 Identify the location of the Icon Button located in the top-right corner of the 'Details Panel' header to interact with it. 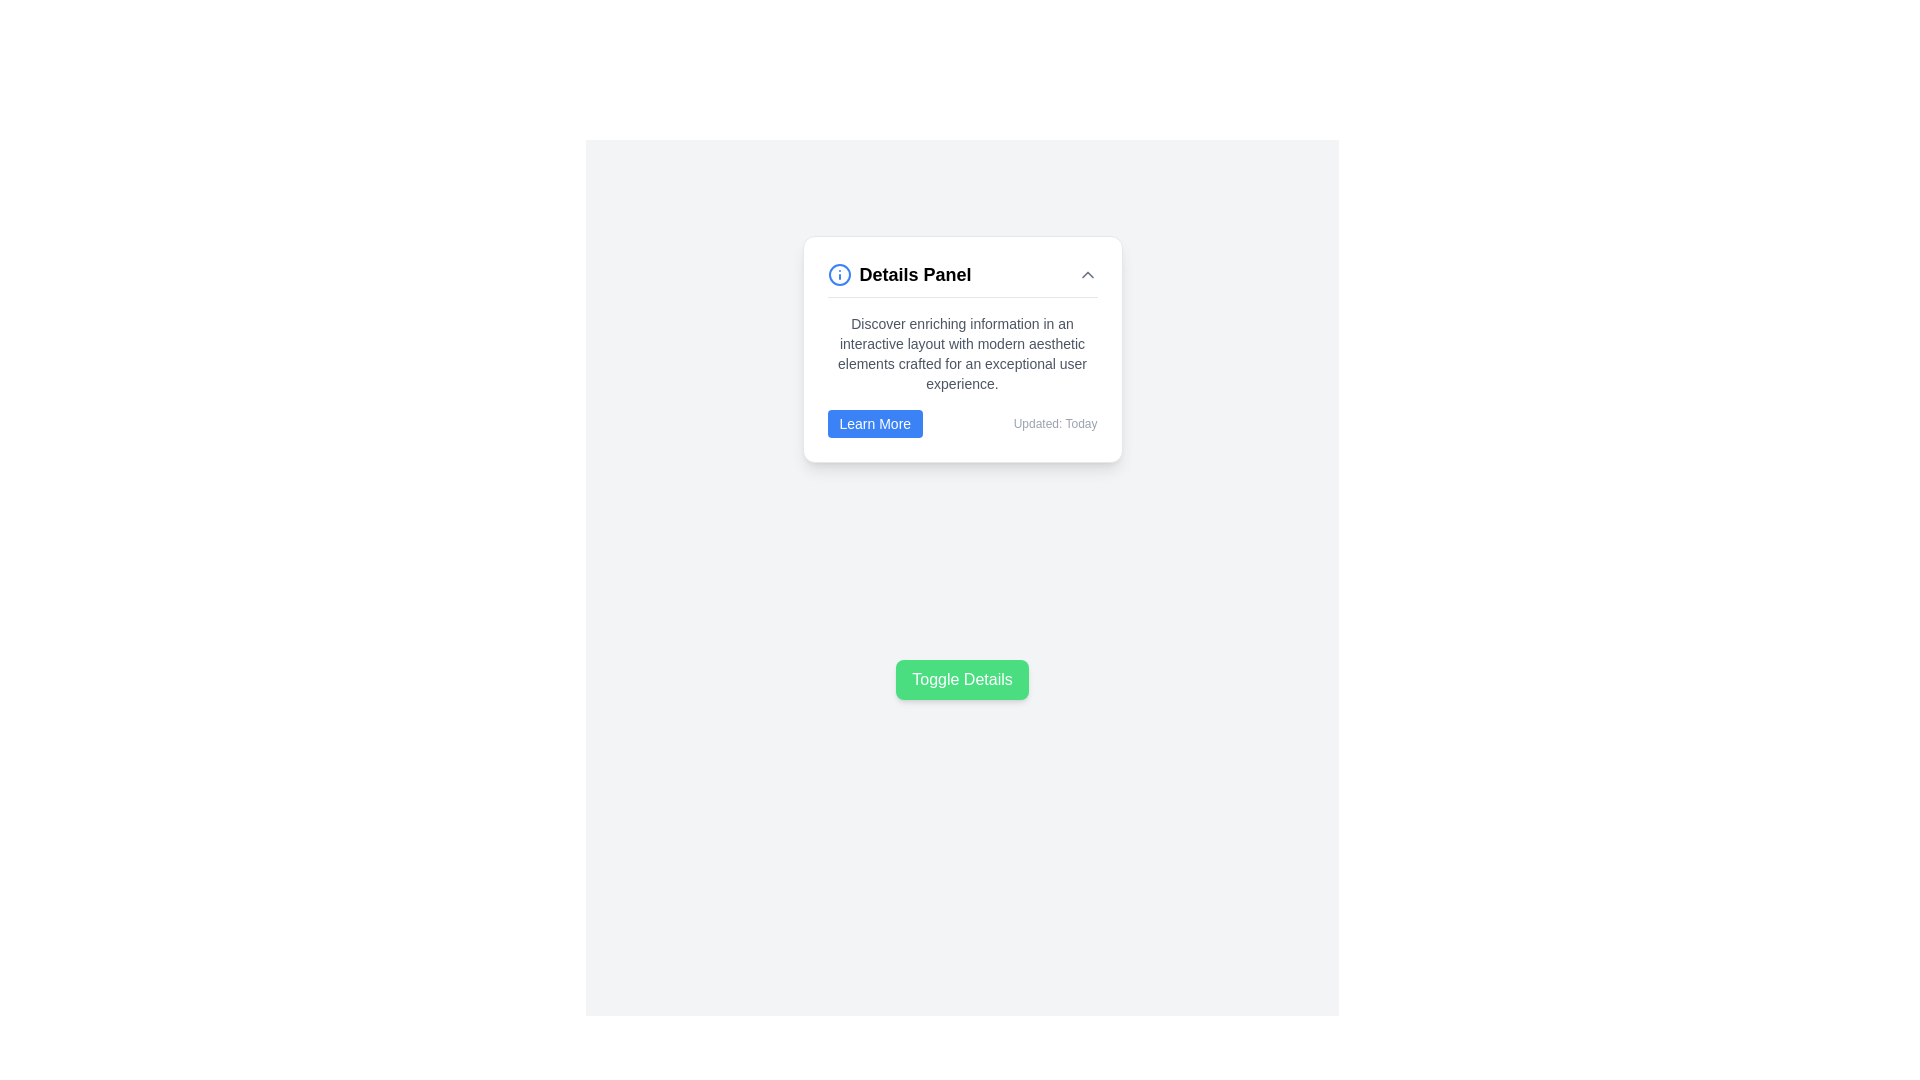
(1086, 274).